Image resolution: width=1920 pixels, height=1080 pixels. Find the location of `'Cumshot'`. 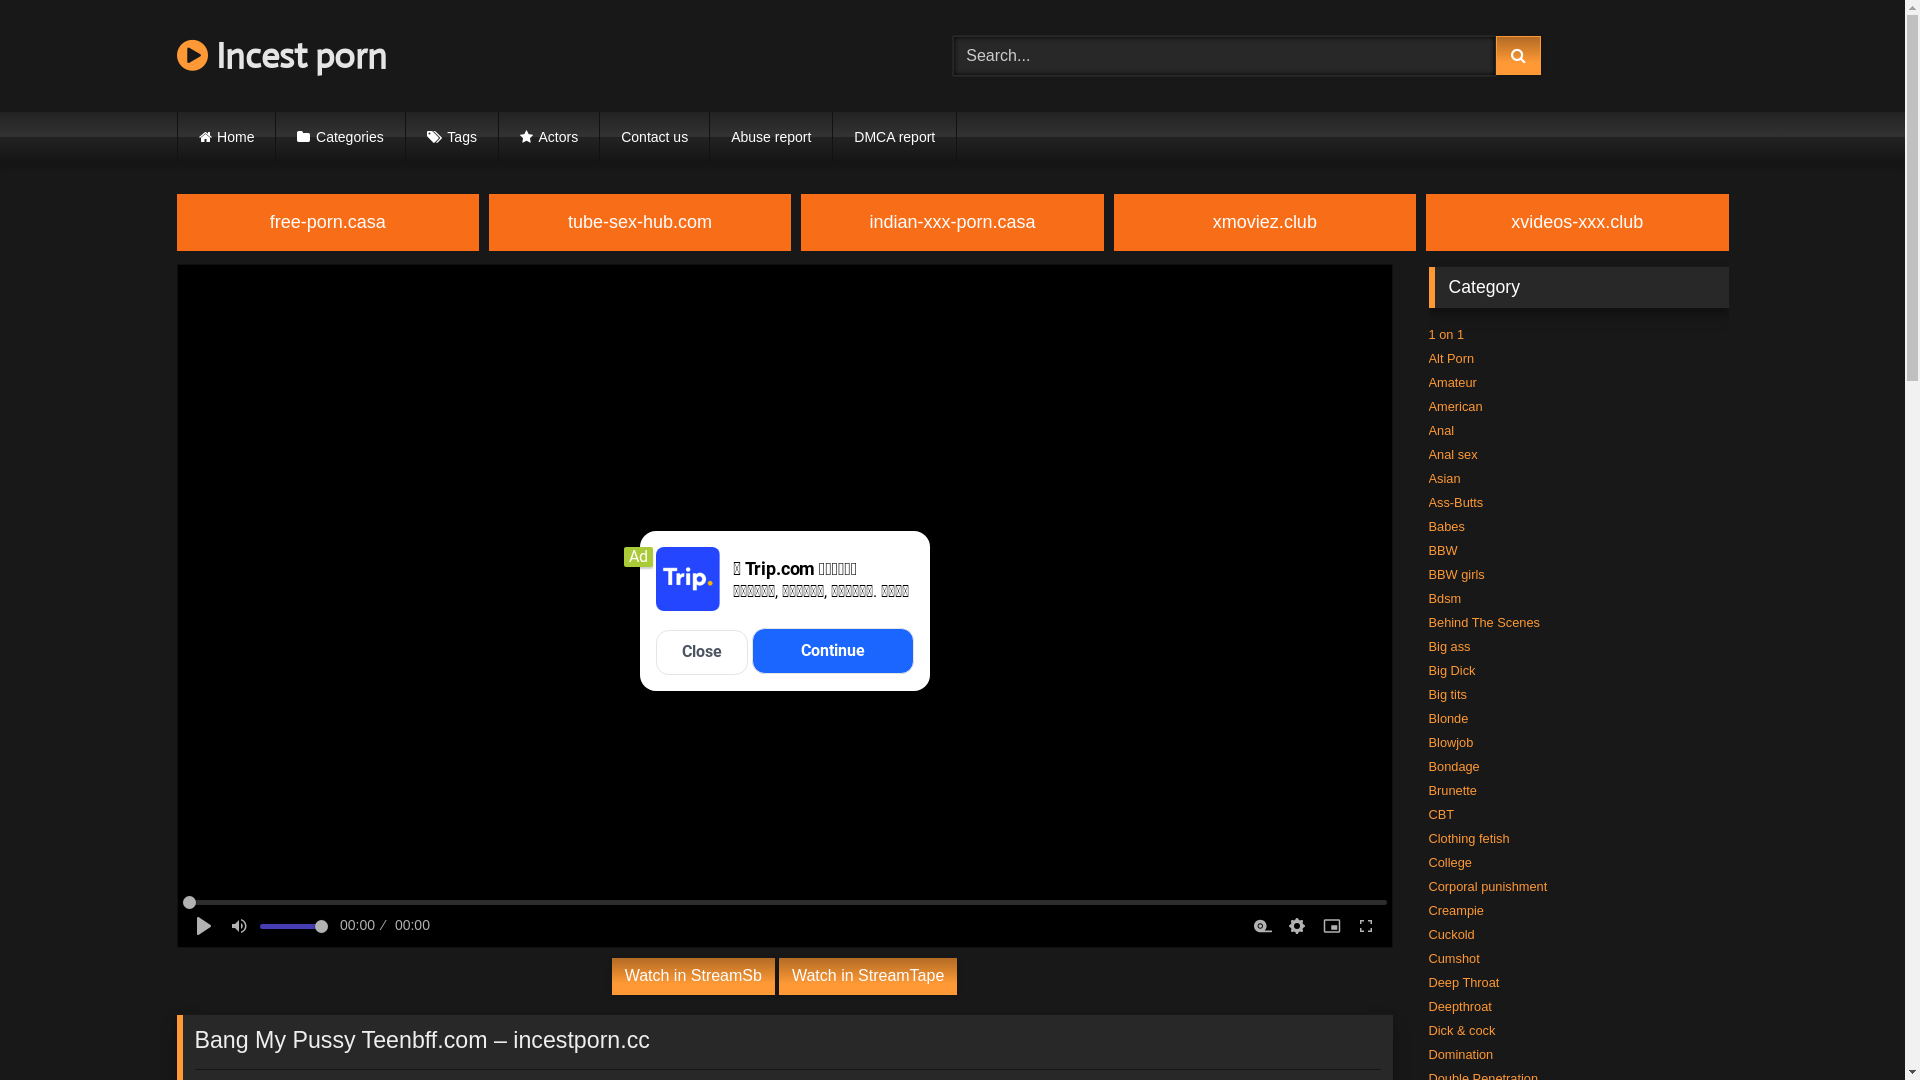

'Cumshot' is located at coordinates (1453, 957).